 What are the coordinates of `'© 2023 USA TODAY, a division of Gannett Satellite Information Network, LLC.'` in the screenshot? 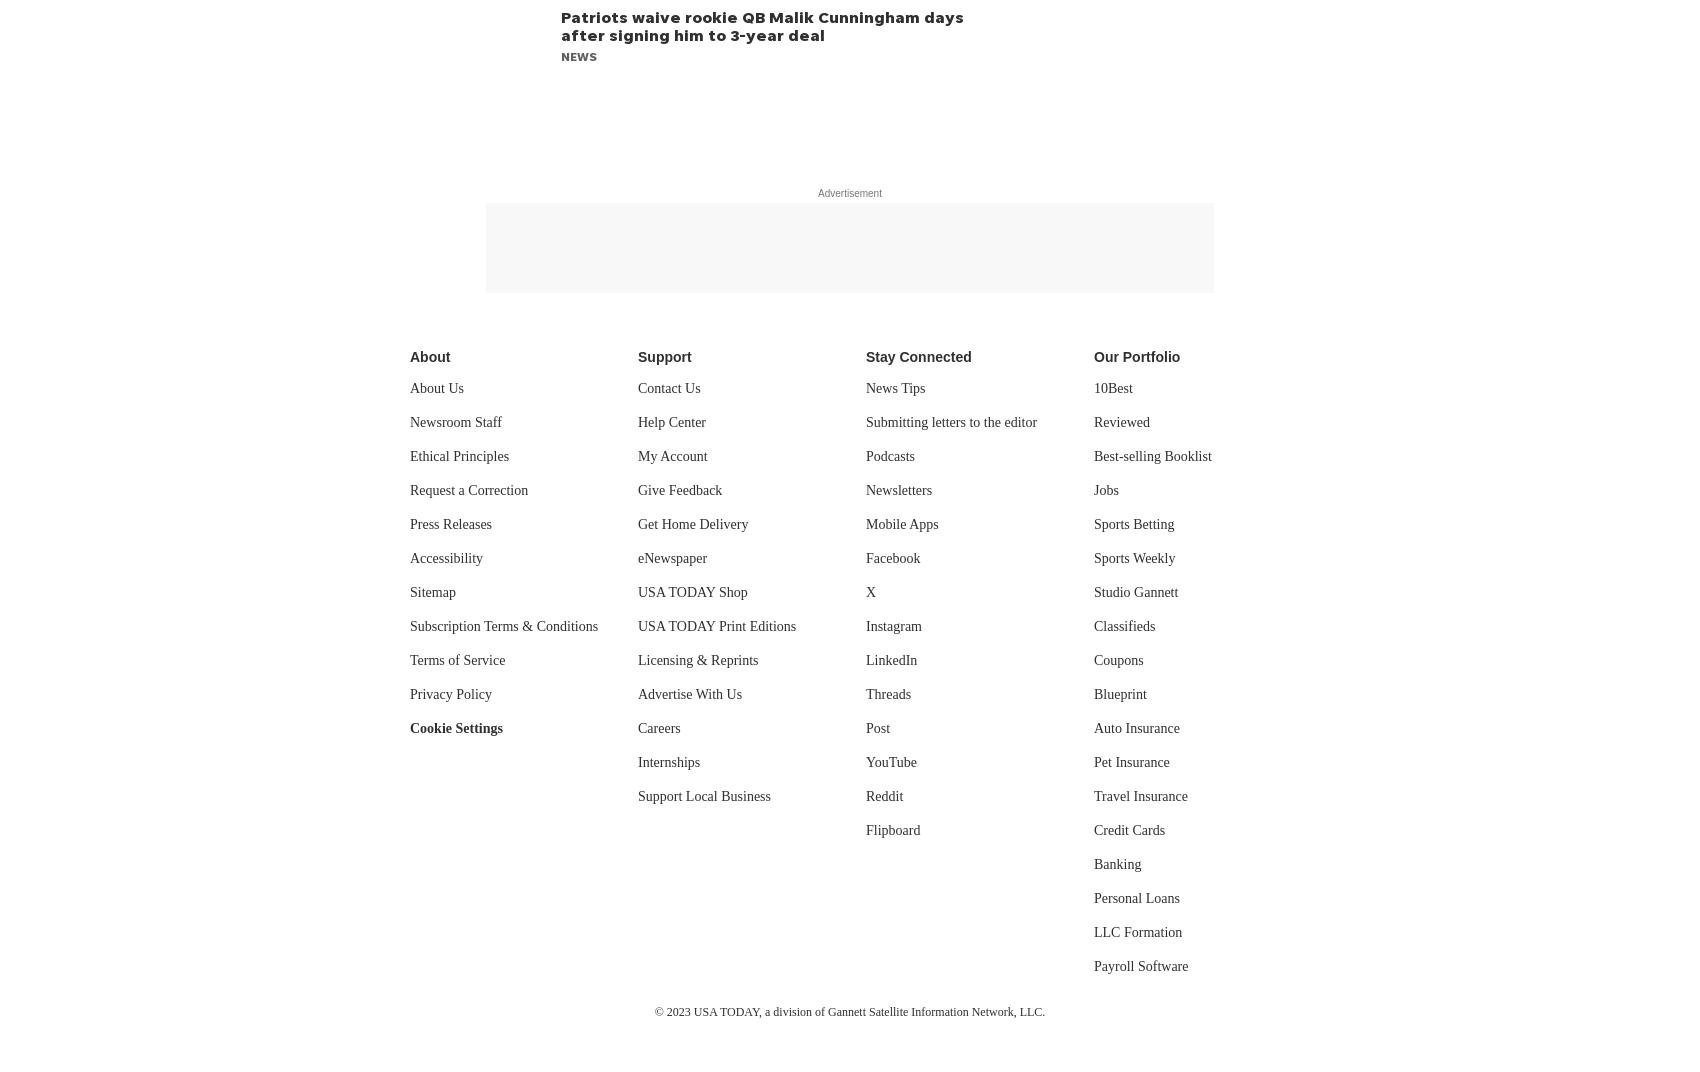 It's located at (848, 1011).